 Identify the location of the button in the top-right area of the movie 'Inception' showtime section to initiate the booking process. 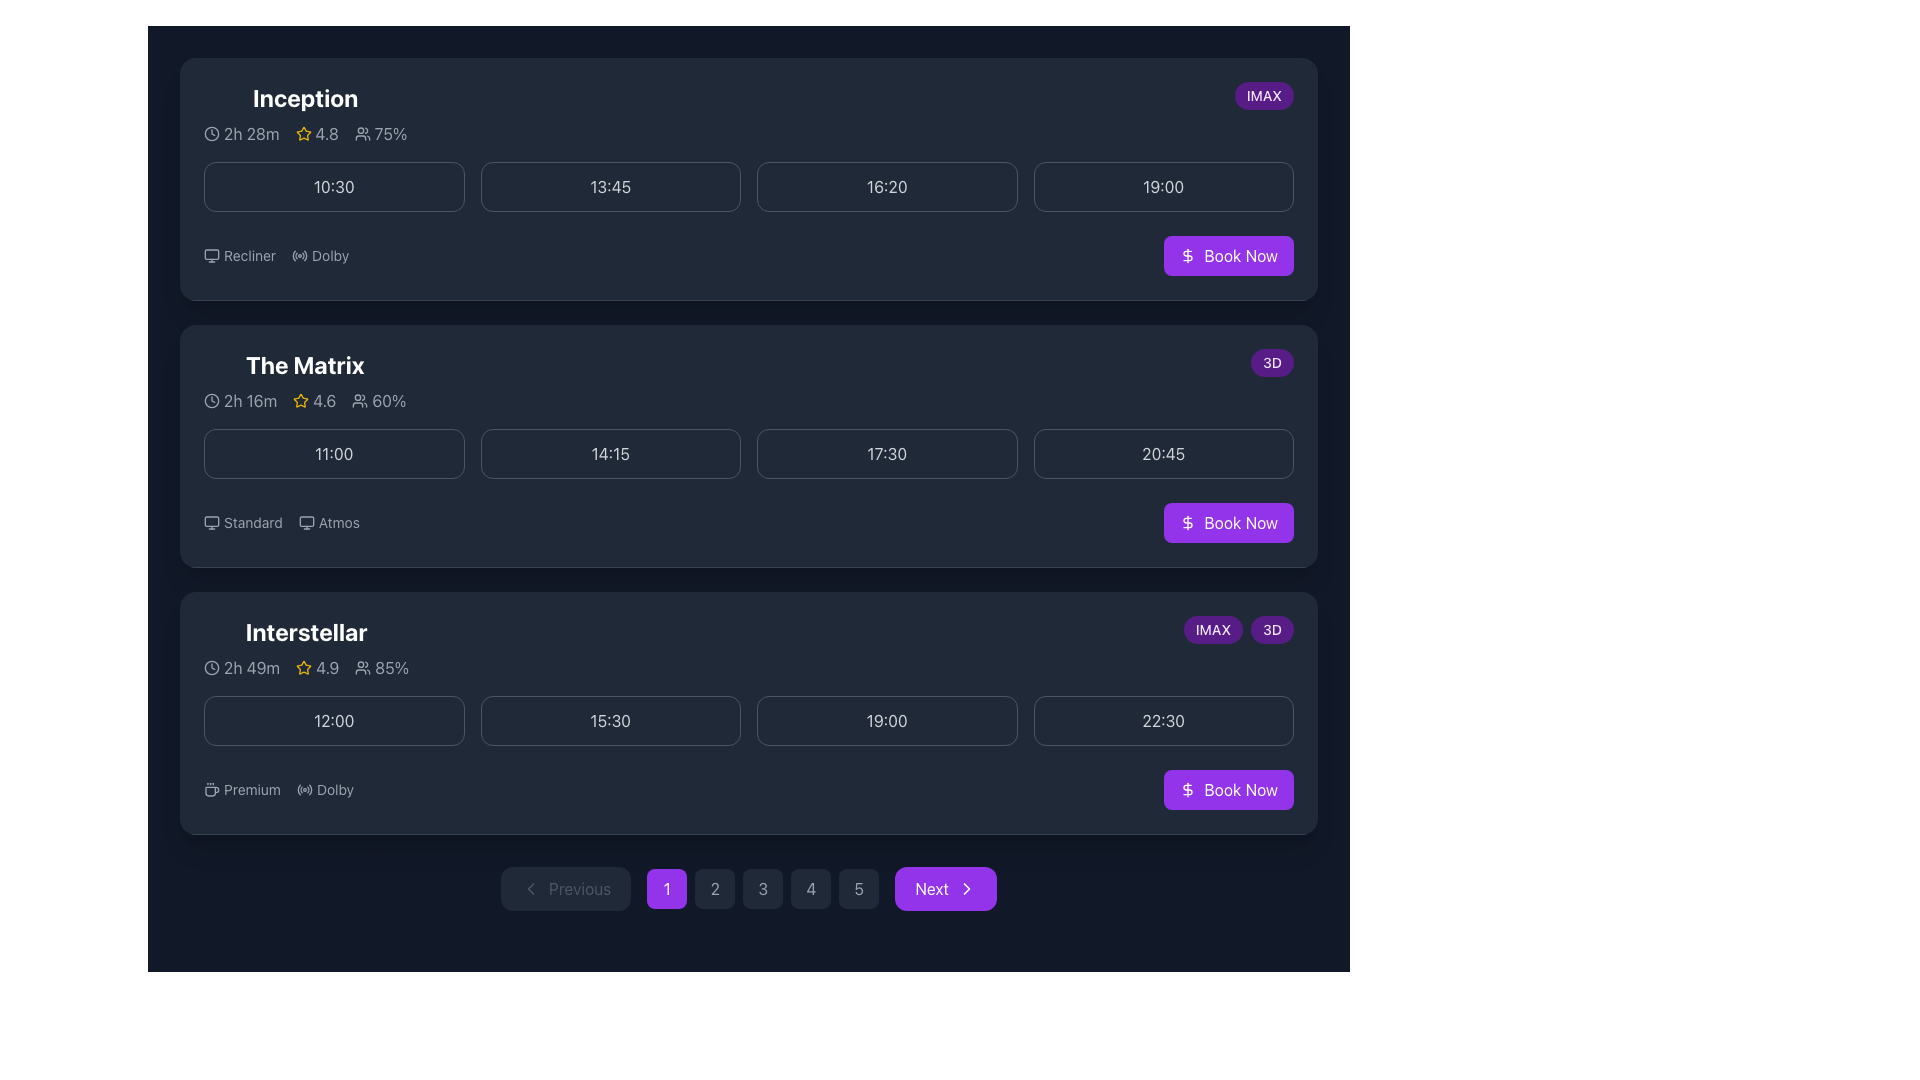
(1228, 254).